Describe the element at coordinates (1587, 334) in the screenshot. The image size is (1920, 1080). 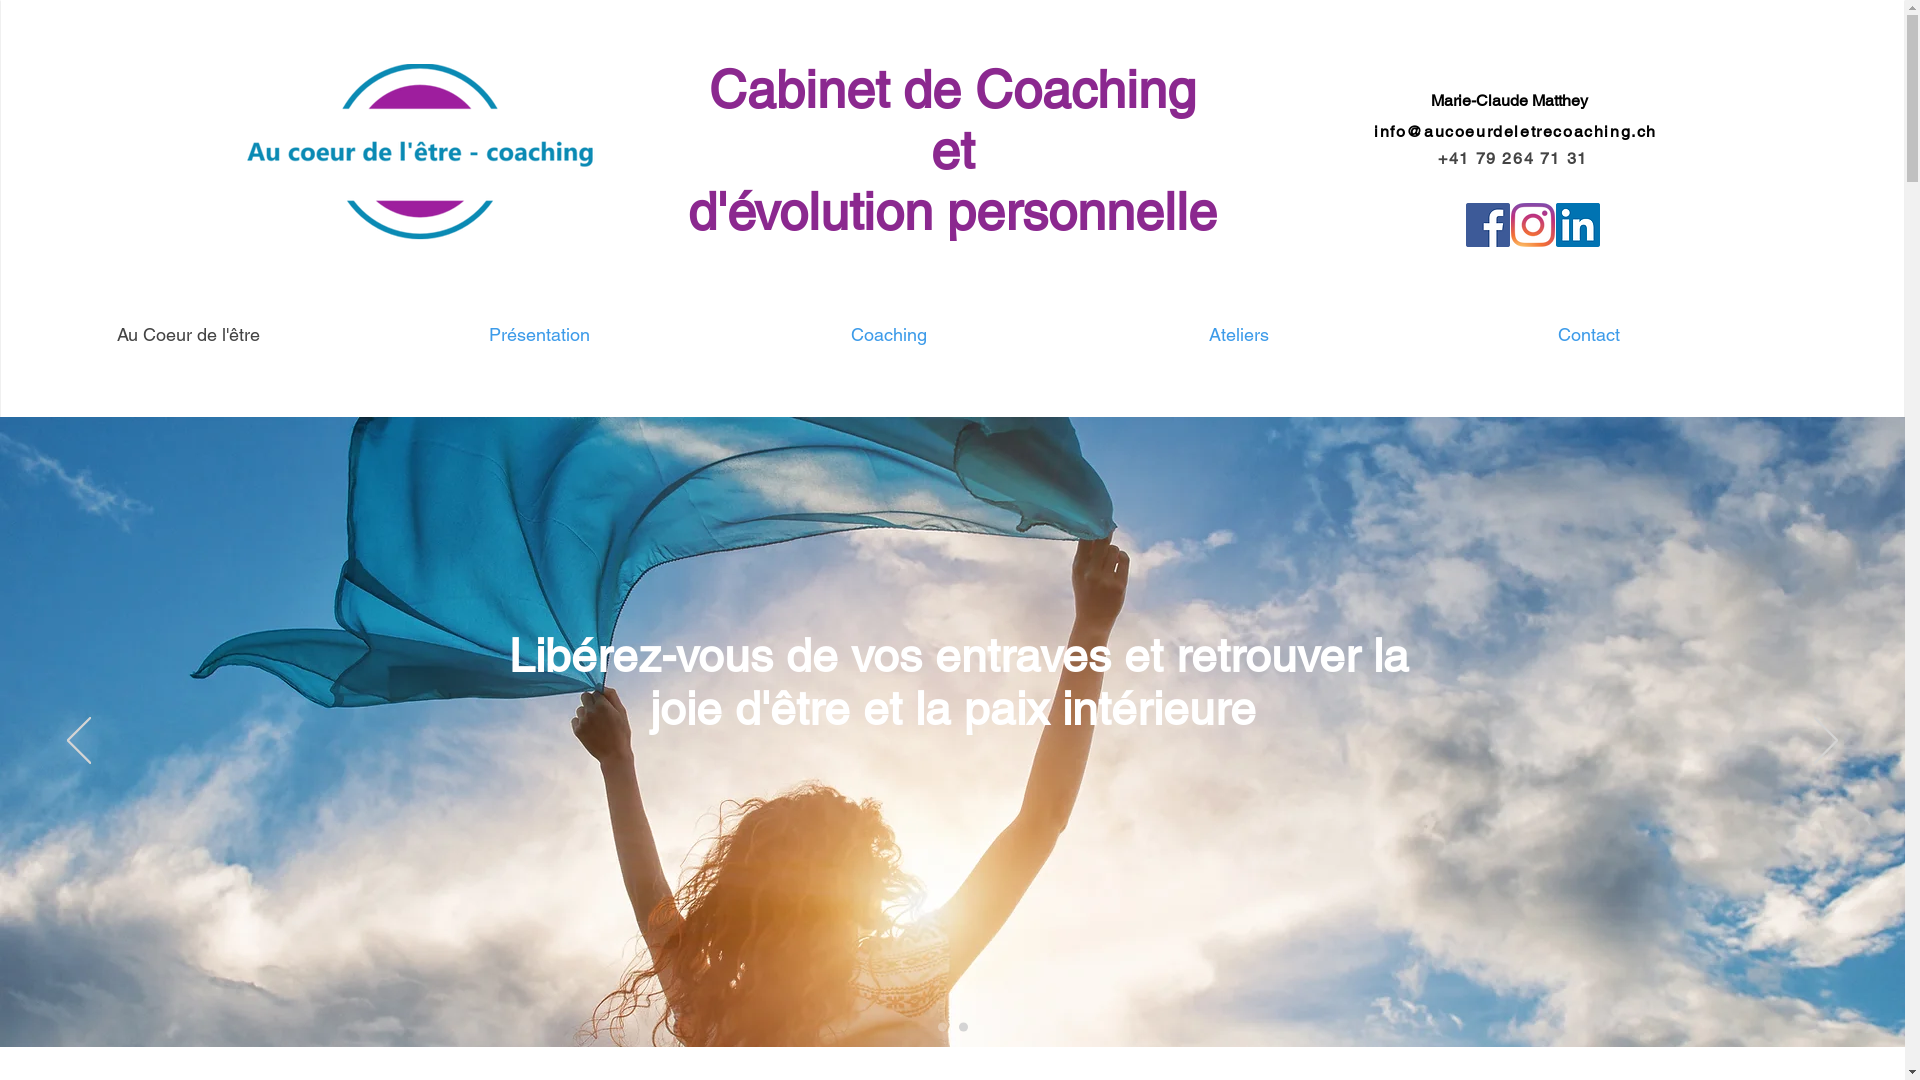
I see `'Contact'` at that location.